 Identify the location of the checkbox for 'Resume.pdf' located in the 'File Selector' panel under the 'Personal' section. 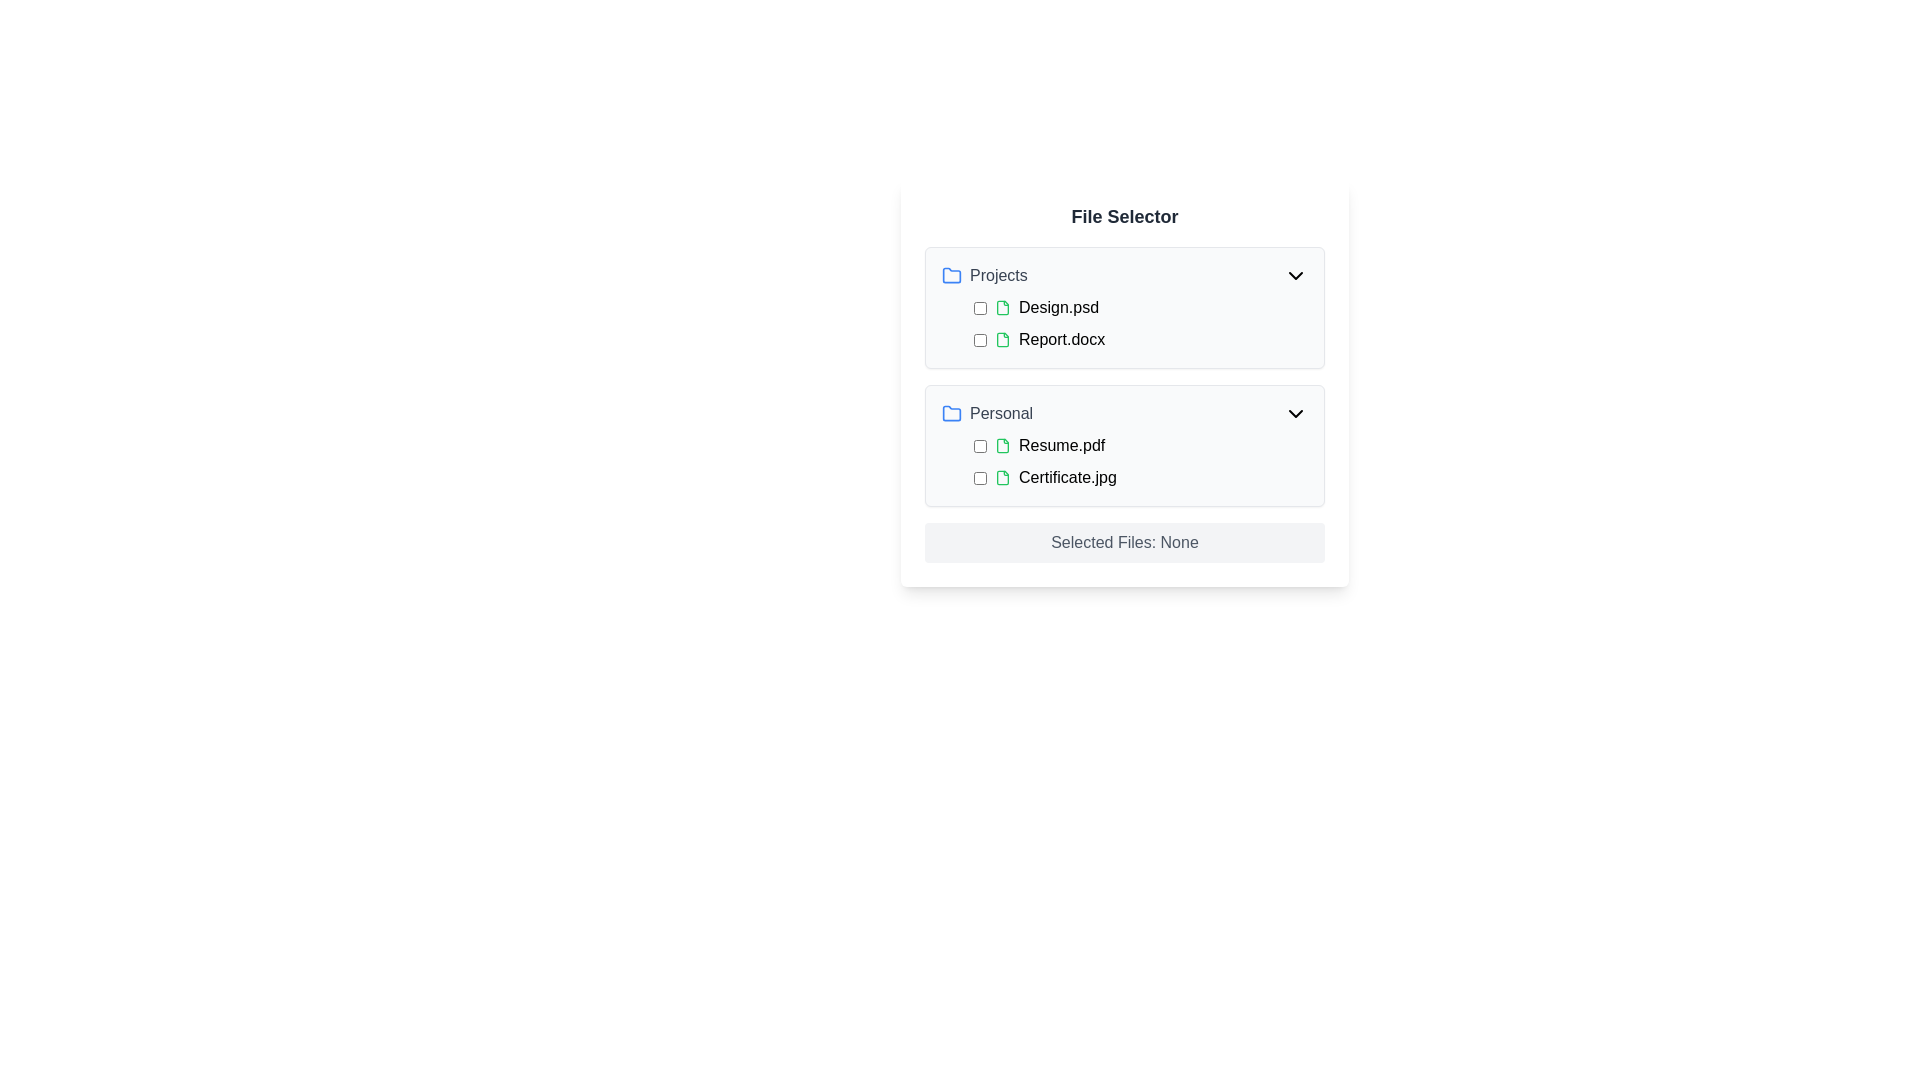
(980, 445).